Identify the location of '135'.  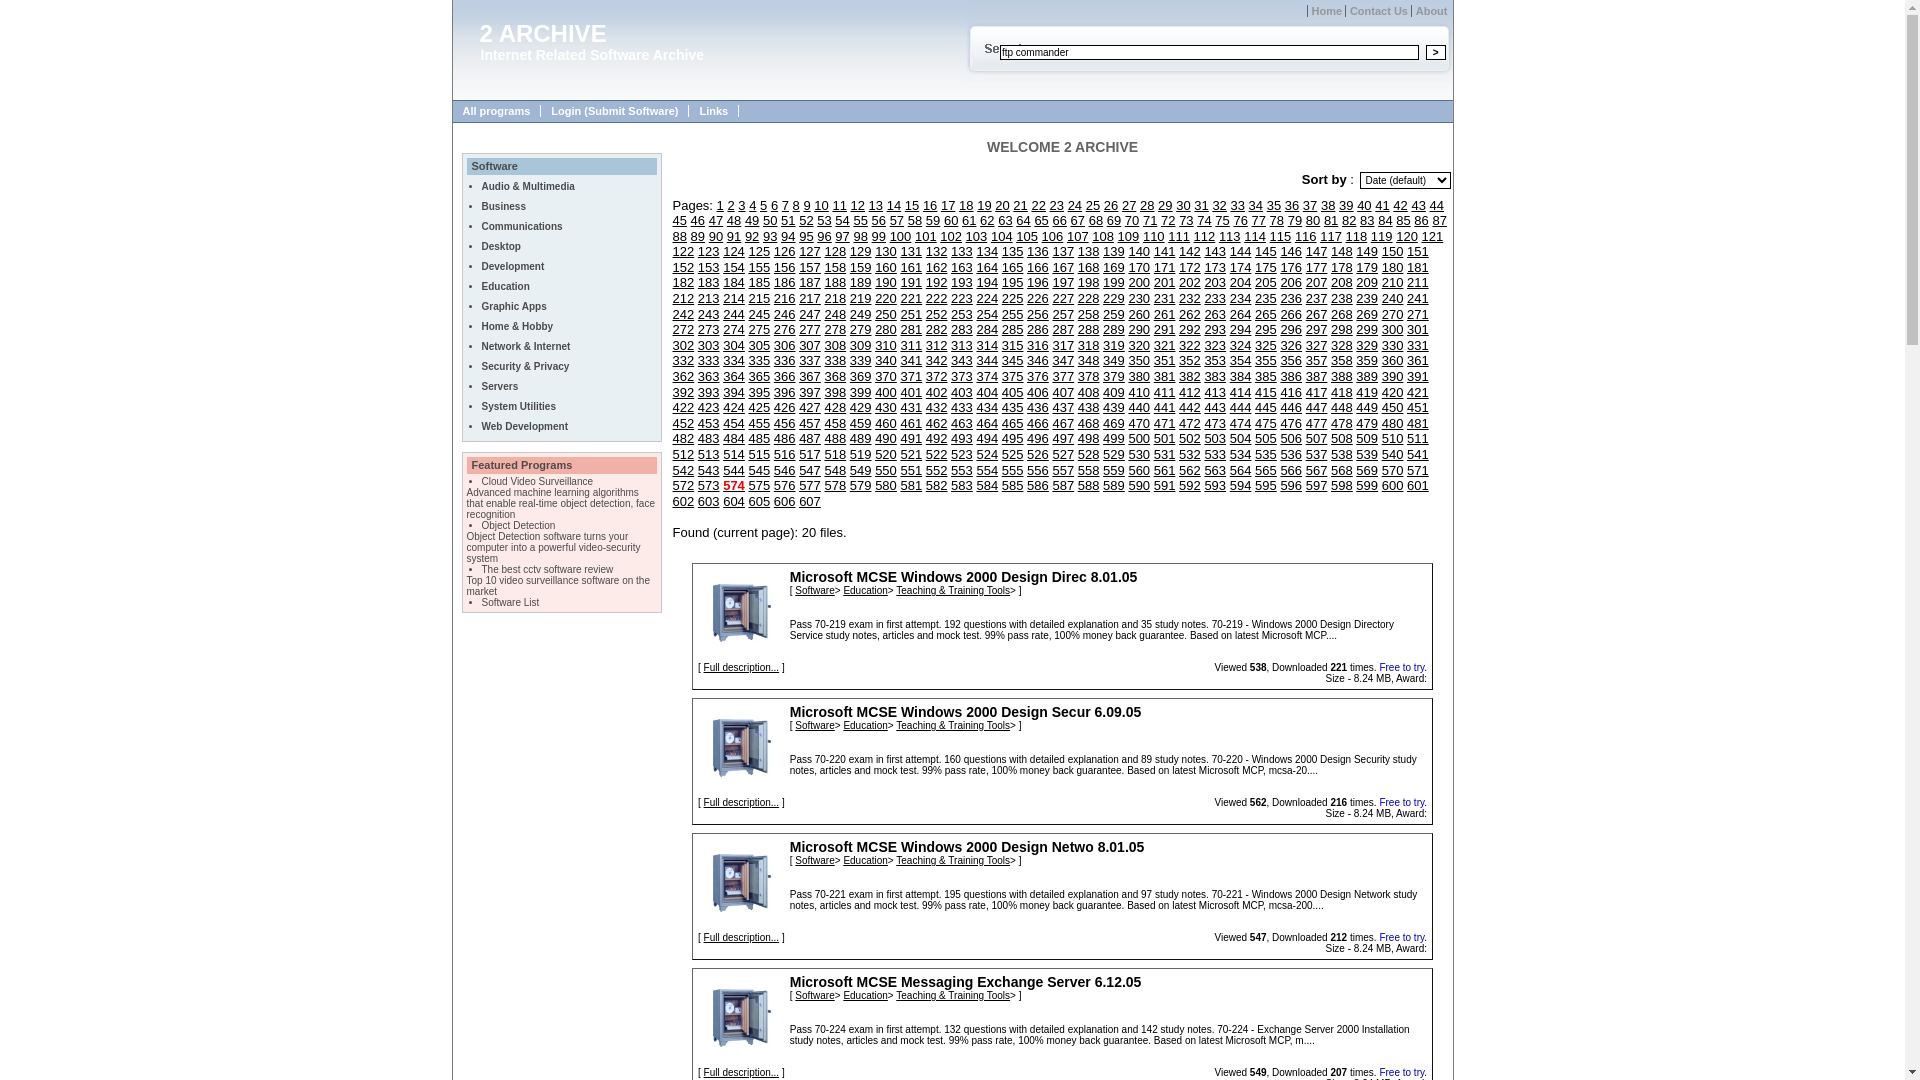
(1002, 250).